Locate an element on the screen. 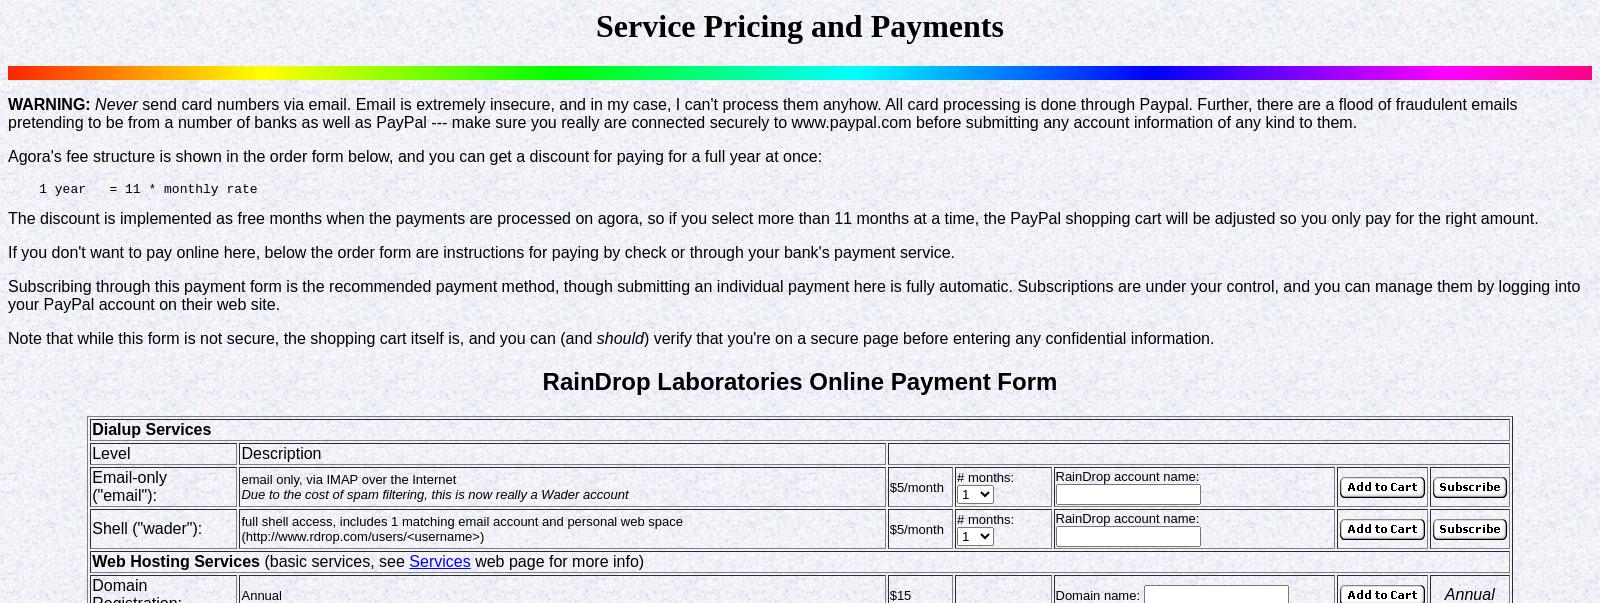 Image resolution: width=1600 pixels, height=603 pixels. 'RainDrop Laboratories Online Payment Form' is located at coordinates (799, 381).